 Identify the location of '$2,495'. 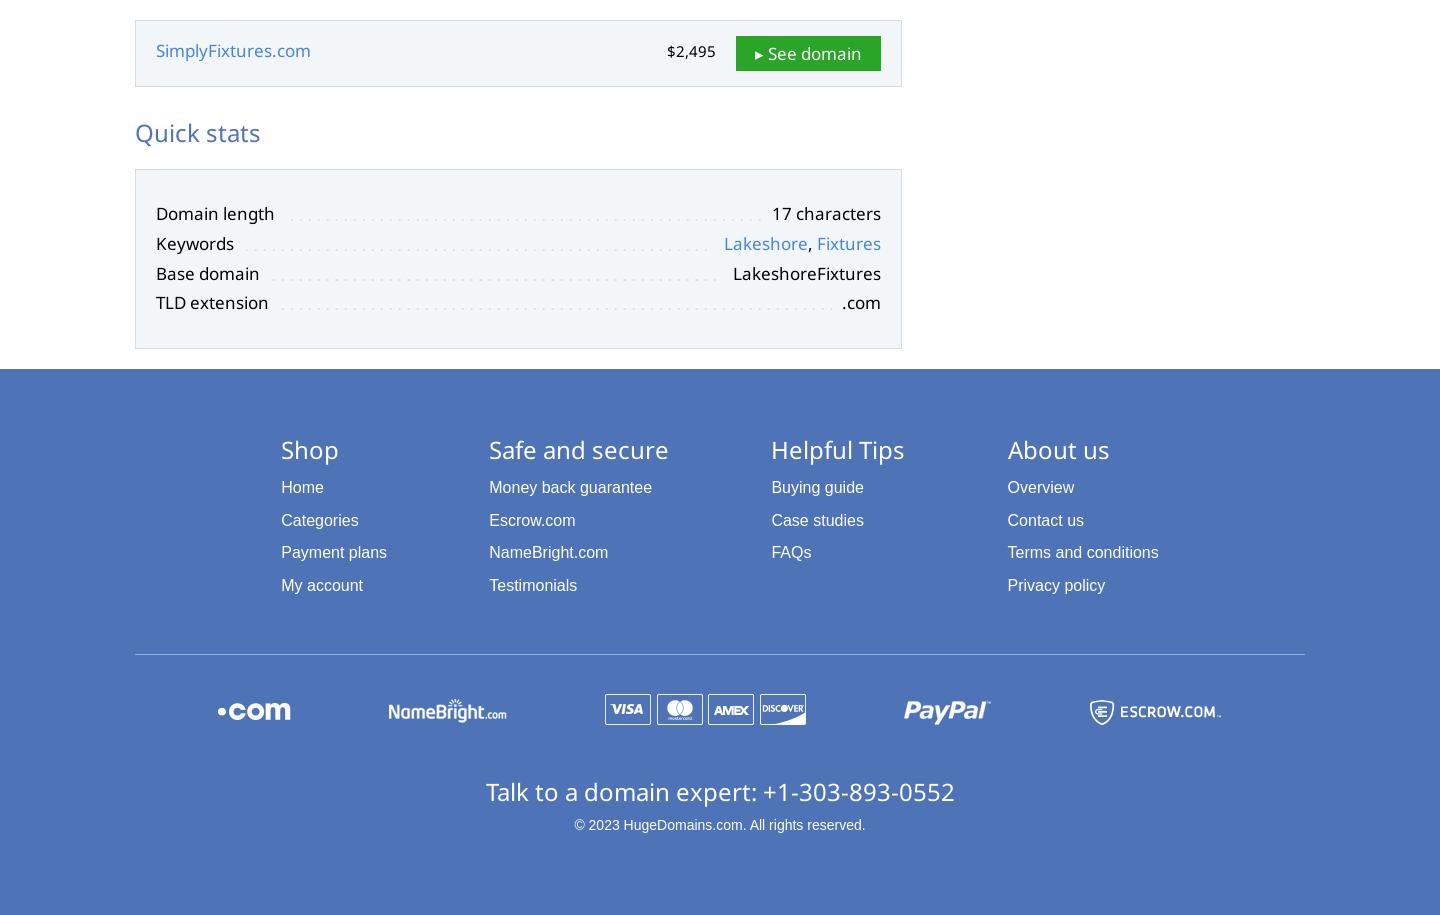
(691, 50).